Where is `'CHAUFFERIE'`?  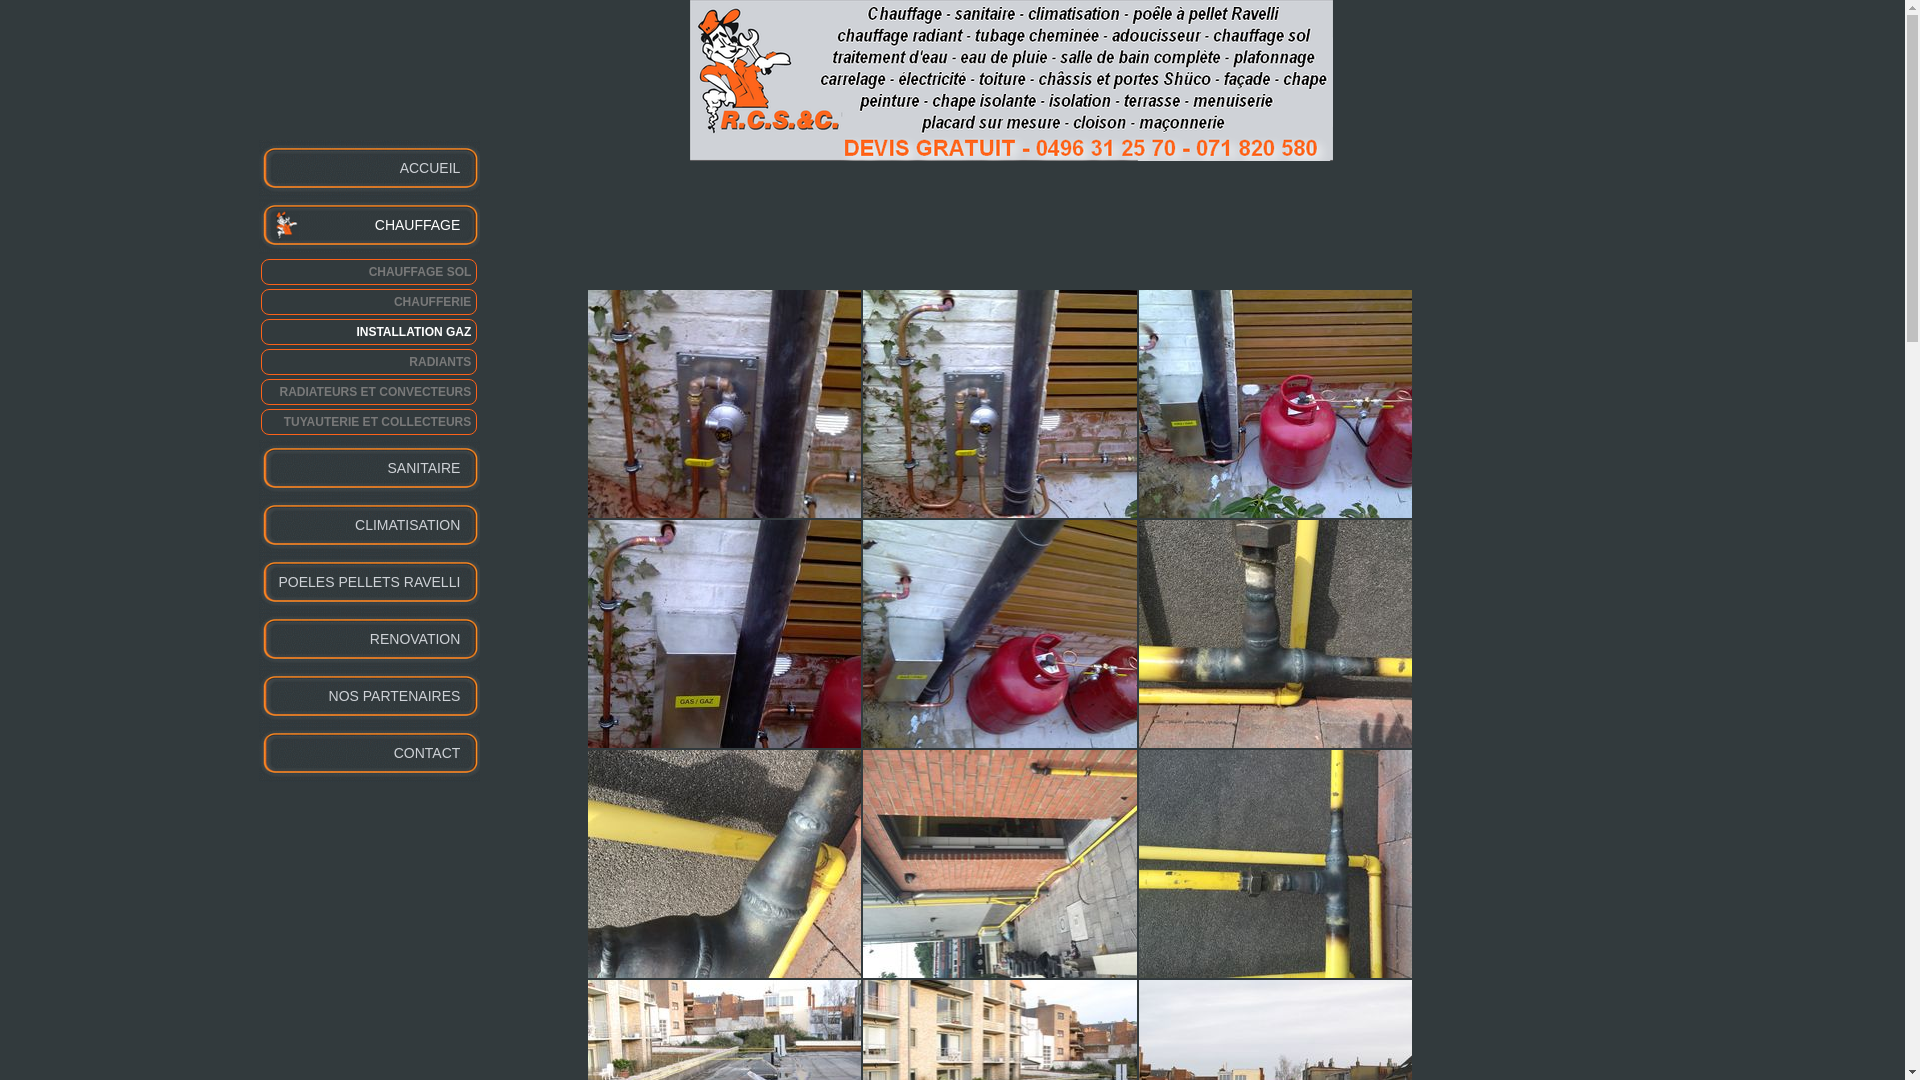 'CHAUFFERIE' is located at coordinates (368, 301).